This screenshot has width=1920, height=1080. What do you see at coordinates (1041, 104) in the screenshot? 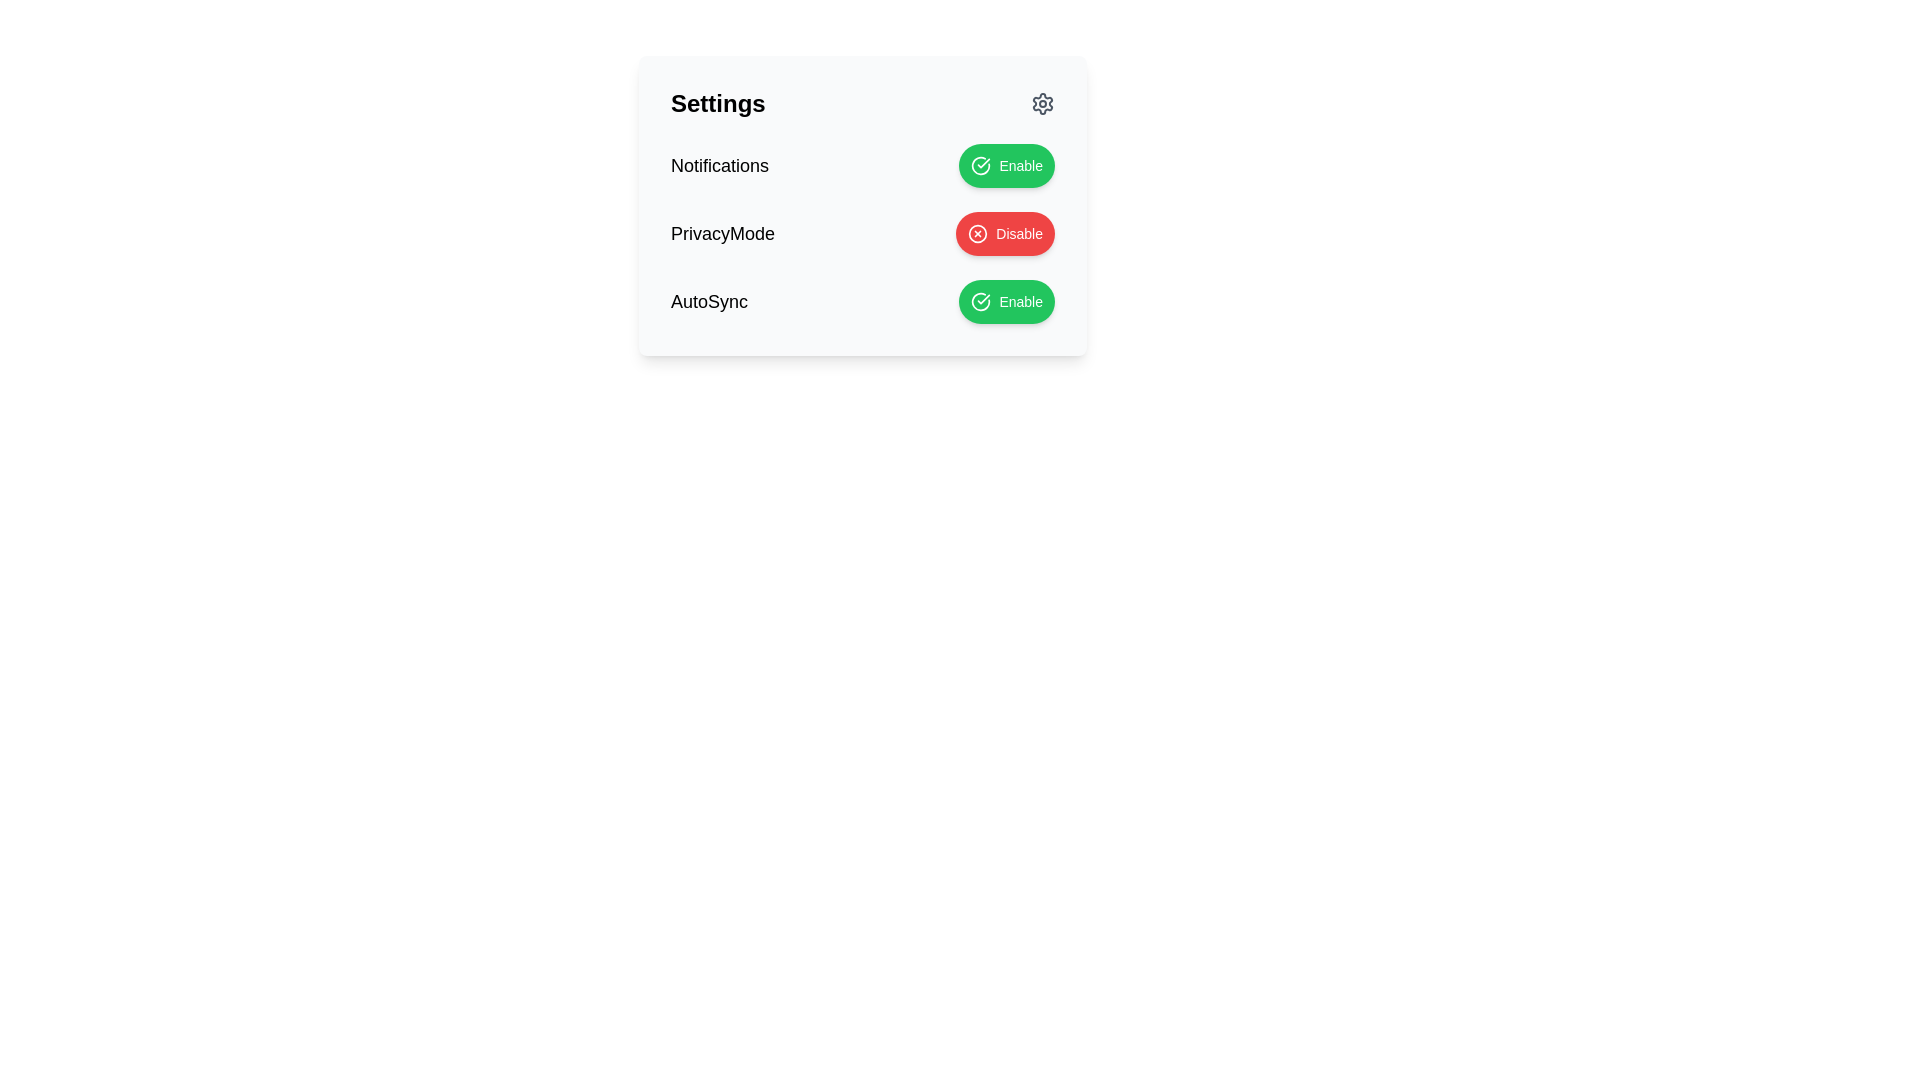
I see `the SVG Icon located in the upper-right corner of the header bar containing the text 'Settings'` at bounding box center [1041, 104].